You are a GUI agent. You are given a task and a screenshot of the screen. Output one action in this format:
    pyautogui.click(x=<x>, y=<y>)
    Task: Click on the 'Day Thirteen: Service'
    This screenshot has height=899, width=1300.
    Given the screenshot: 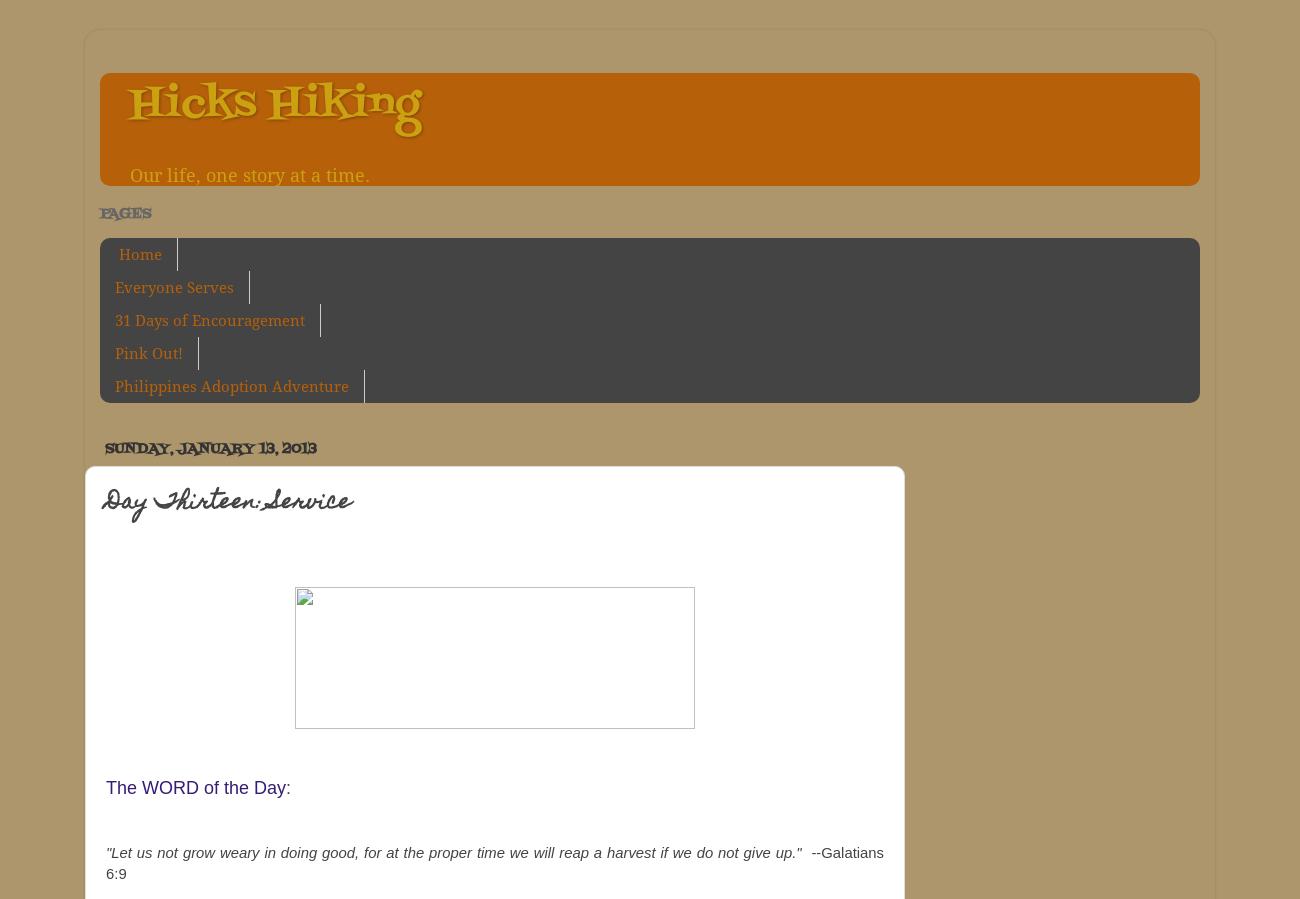 What is the action you would take?
    pyautogui.click(x=105, y=503)
    